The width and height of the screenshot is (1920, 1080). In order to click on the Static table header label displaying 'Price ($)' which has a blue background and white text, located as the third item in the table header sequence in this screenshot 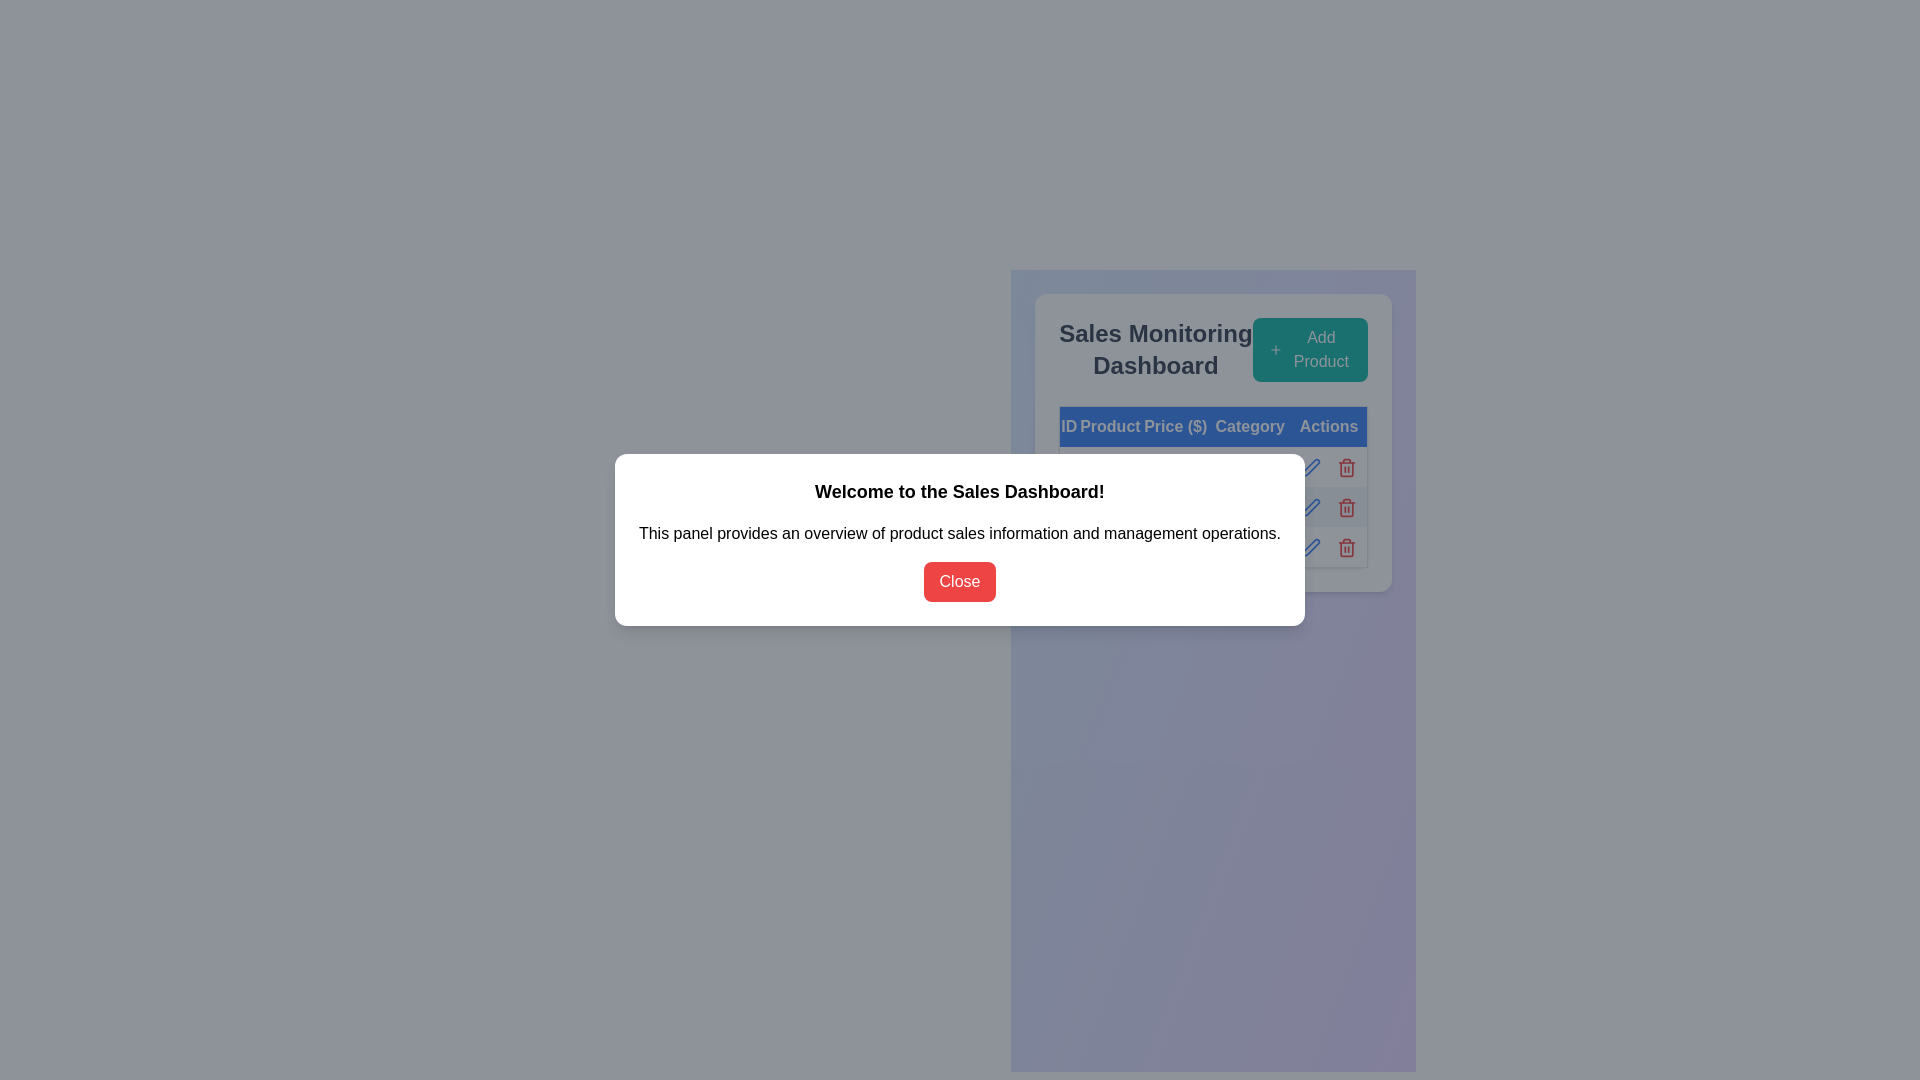, I will do `click(1175, 425)`.